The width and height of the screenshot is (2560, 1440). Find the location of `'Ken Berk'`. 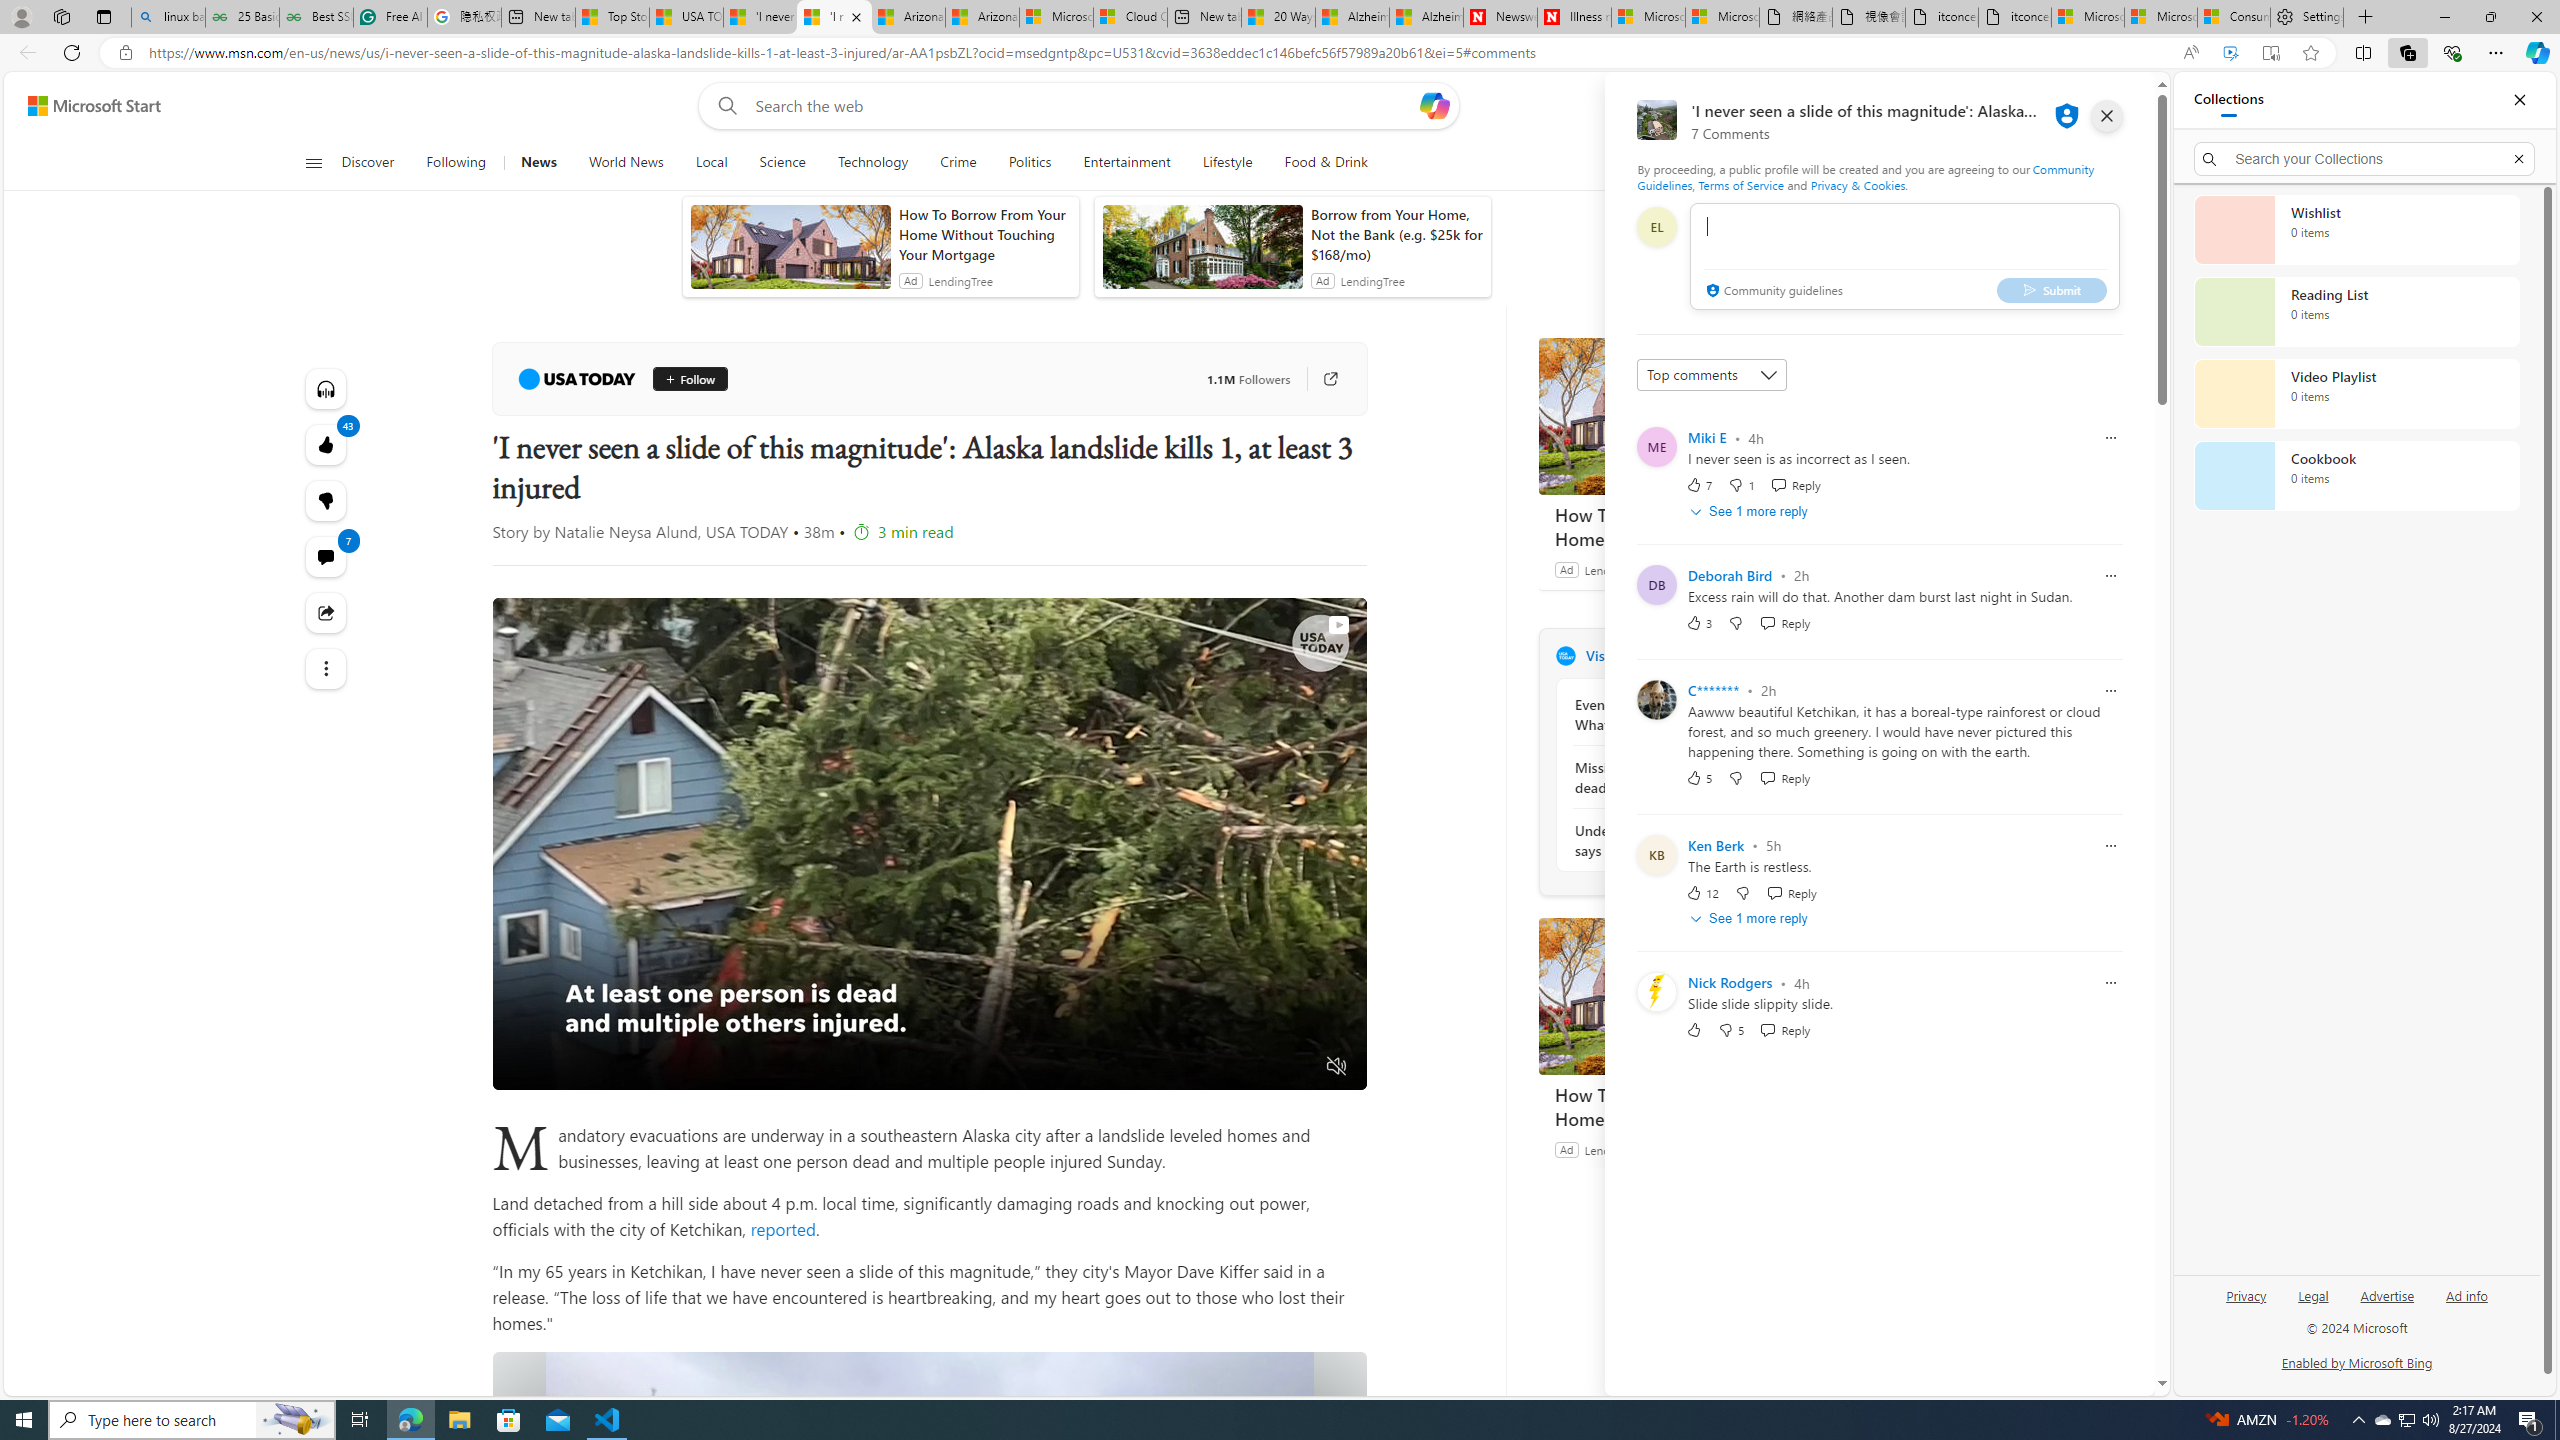

'Ken Berk' is located at coordinates (1716, 845).